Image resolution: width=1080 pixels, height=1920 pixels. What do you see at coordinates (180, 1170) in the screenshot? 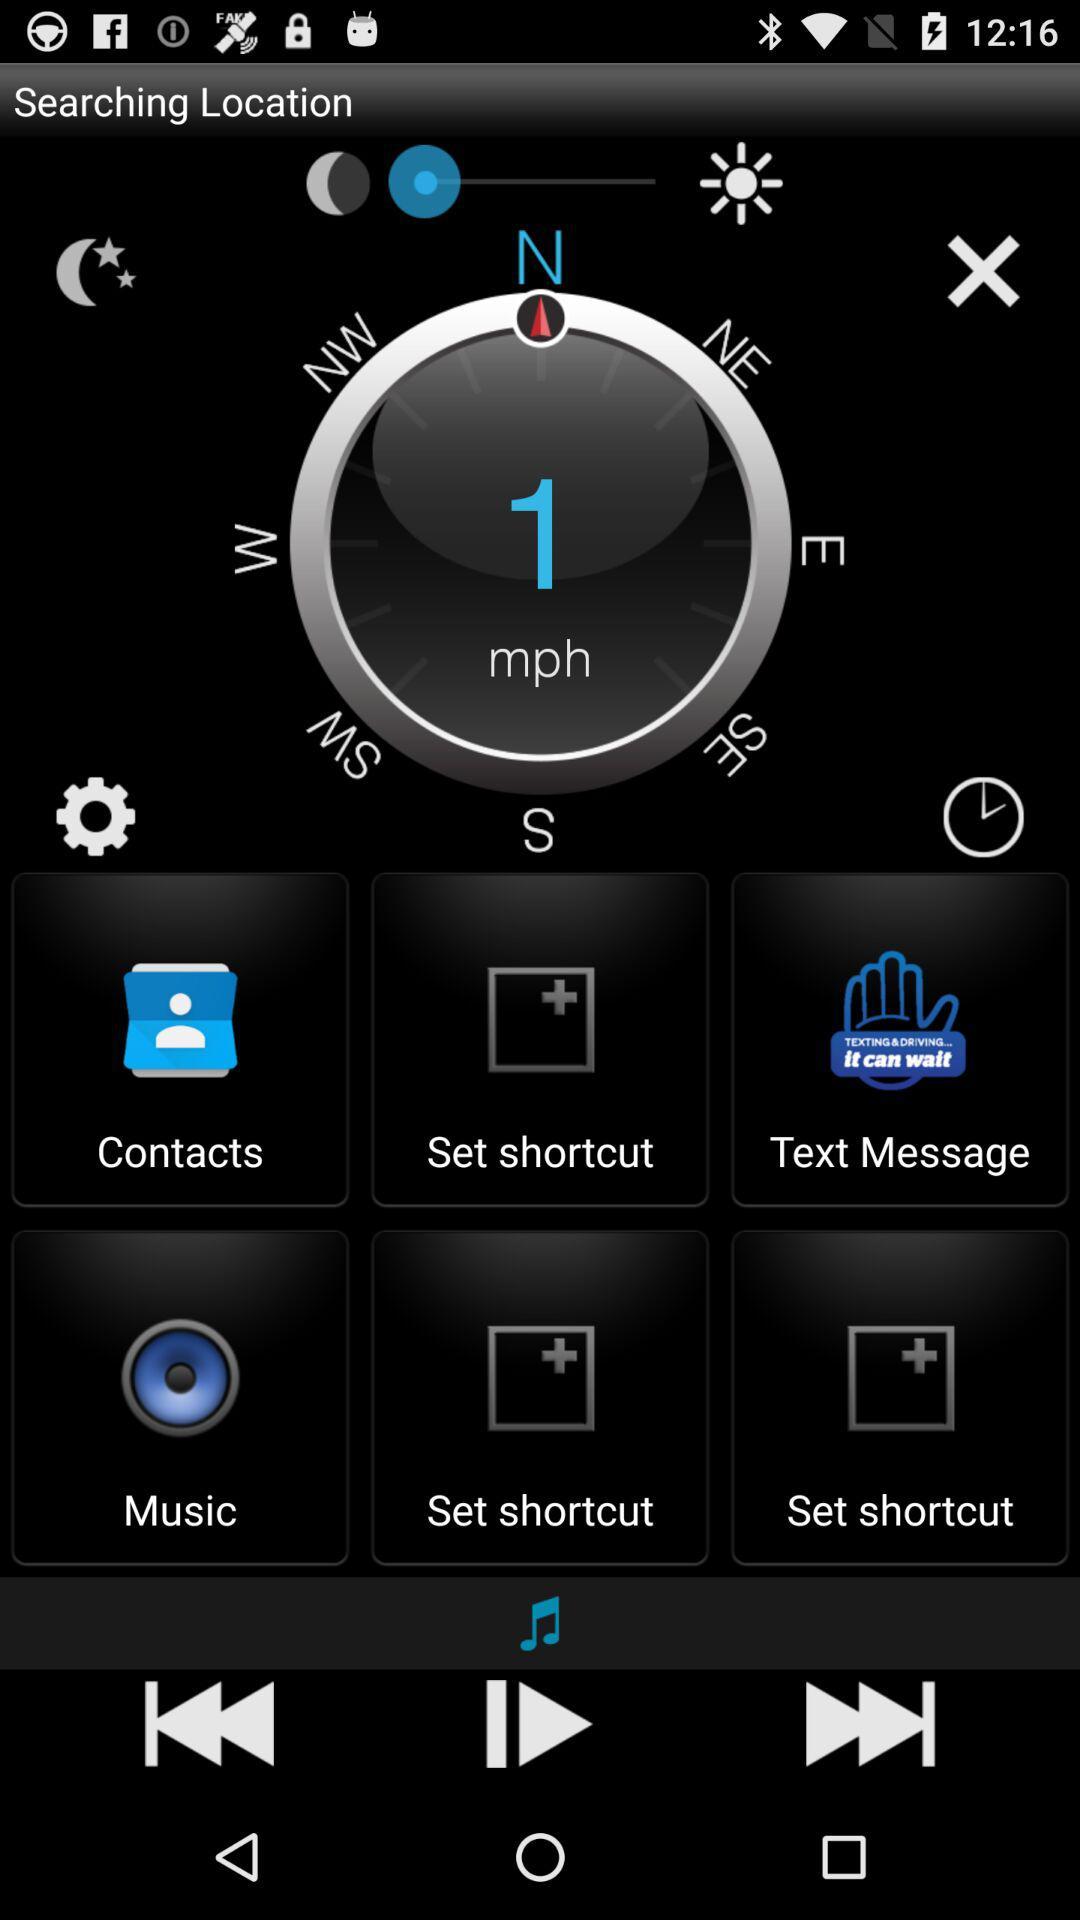
I see `the contacts item` at bounding box center [180, 1170].